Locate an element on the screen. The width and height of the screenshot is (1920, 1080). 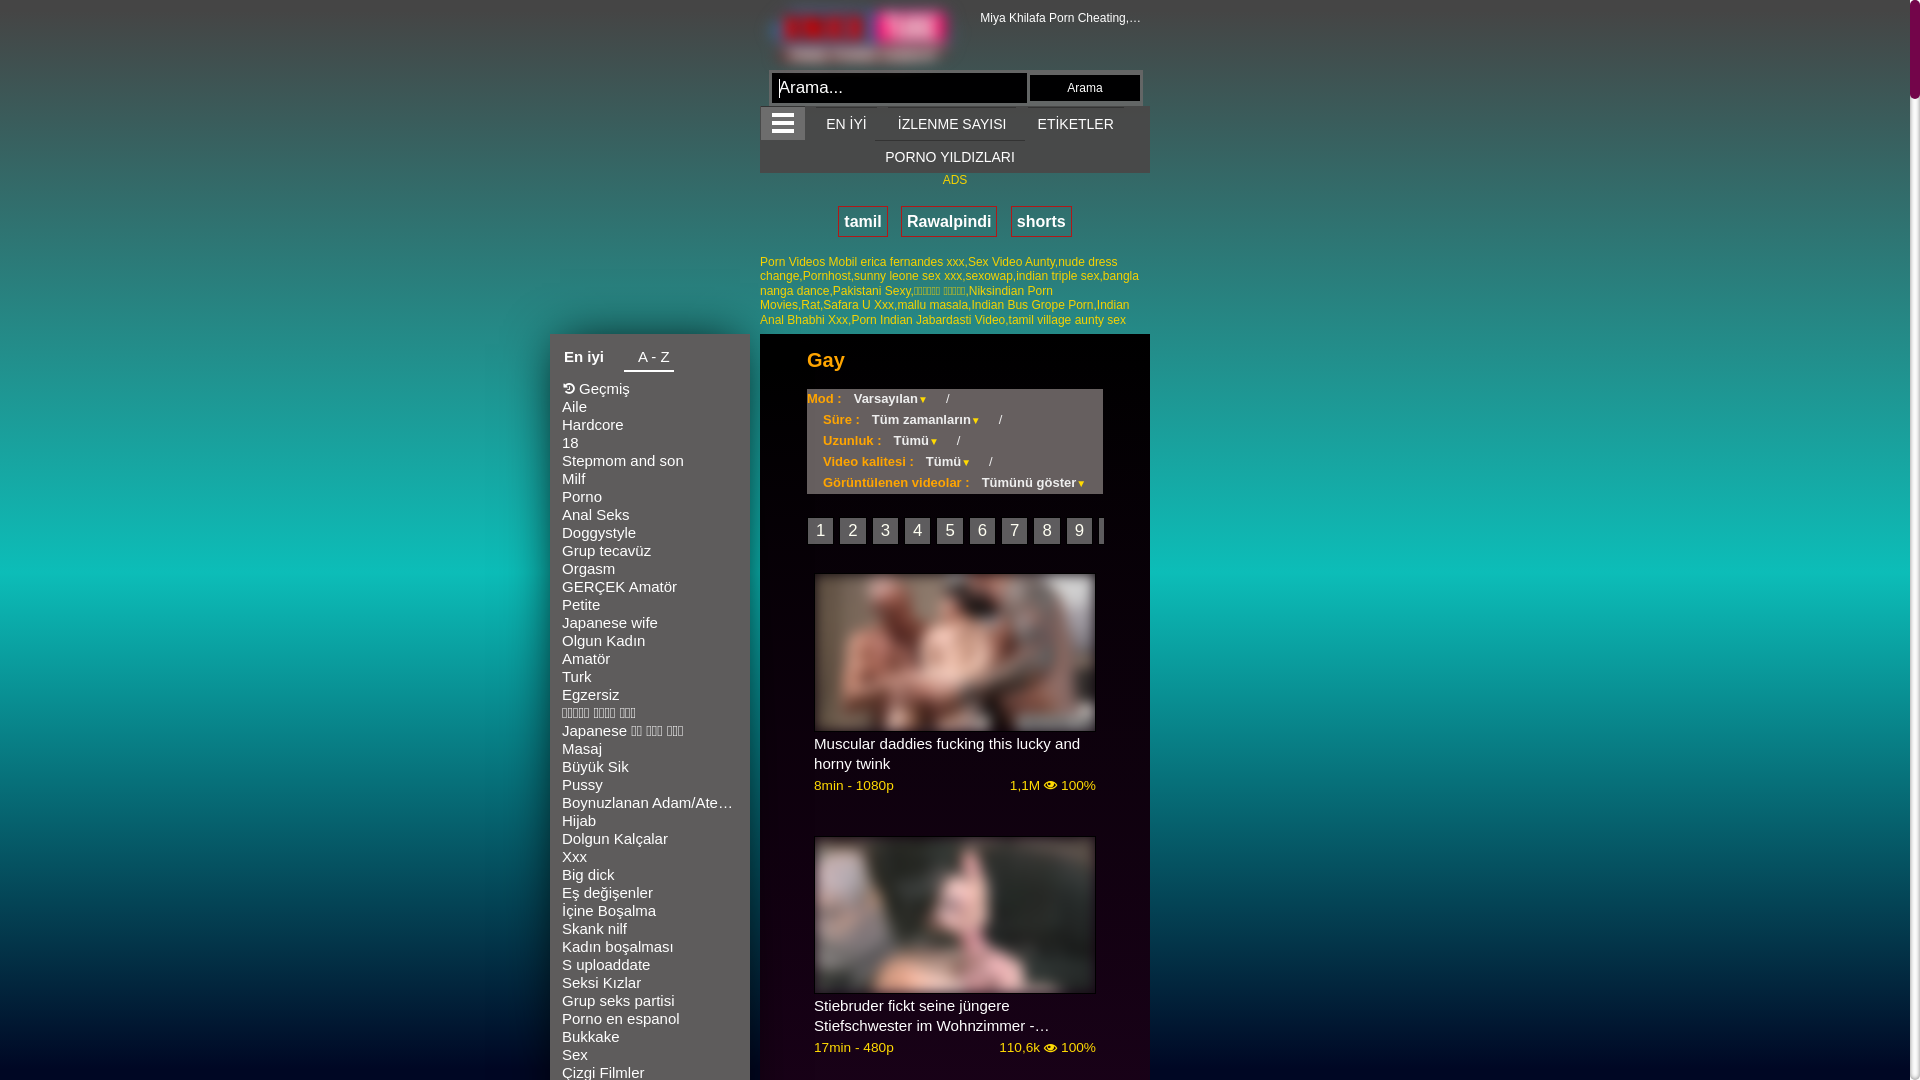
'3' is located at coordinates (884, 530).